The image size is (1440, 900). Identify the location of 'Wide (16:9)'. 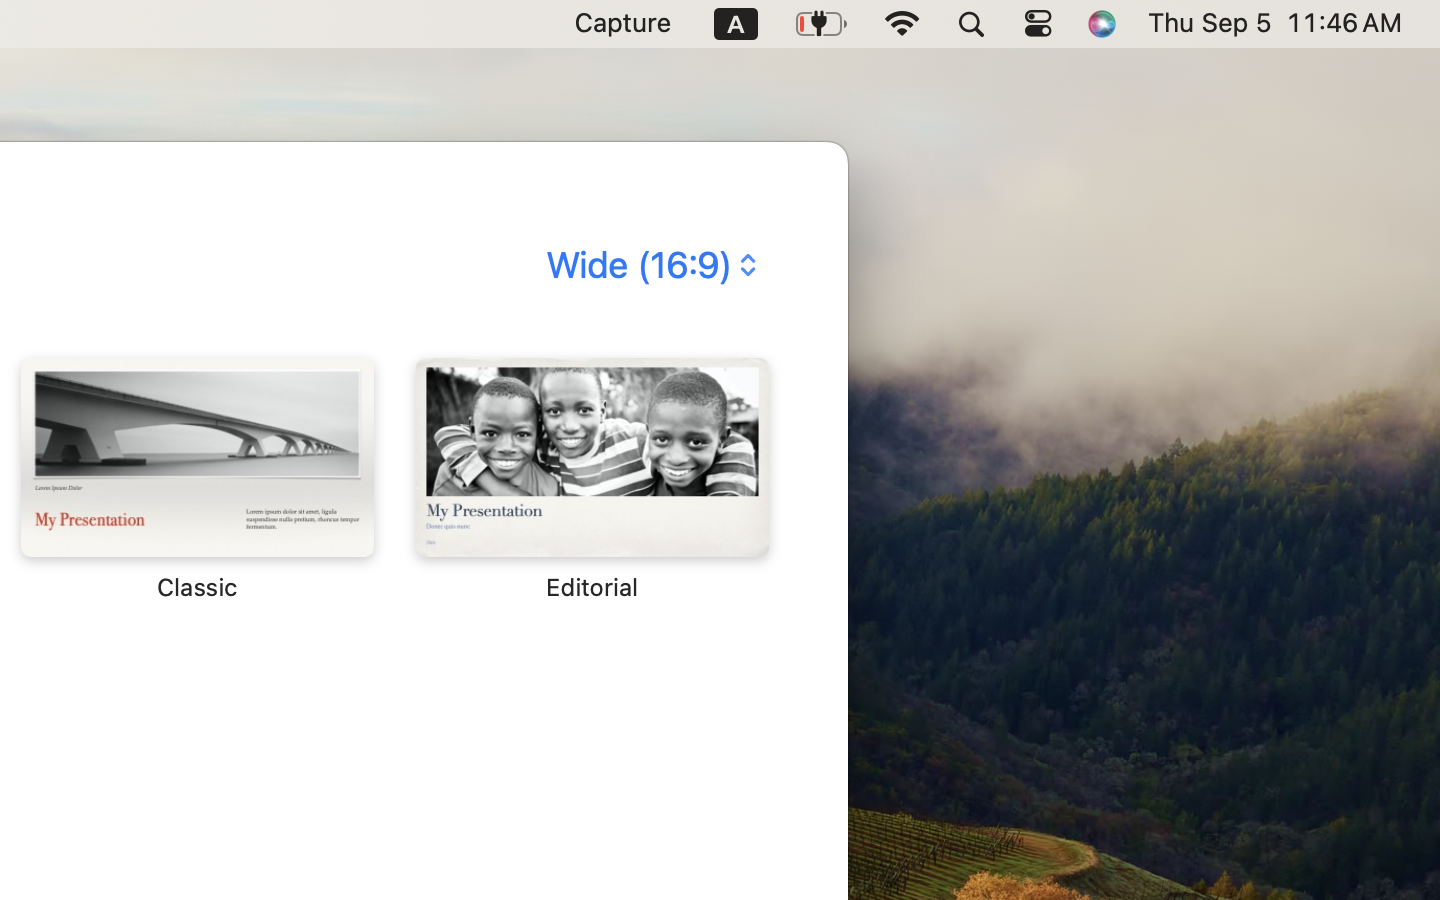
(648, 263).